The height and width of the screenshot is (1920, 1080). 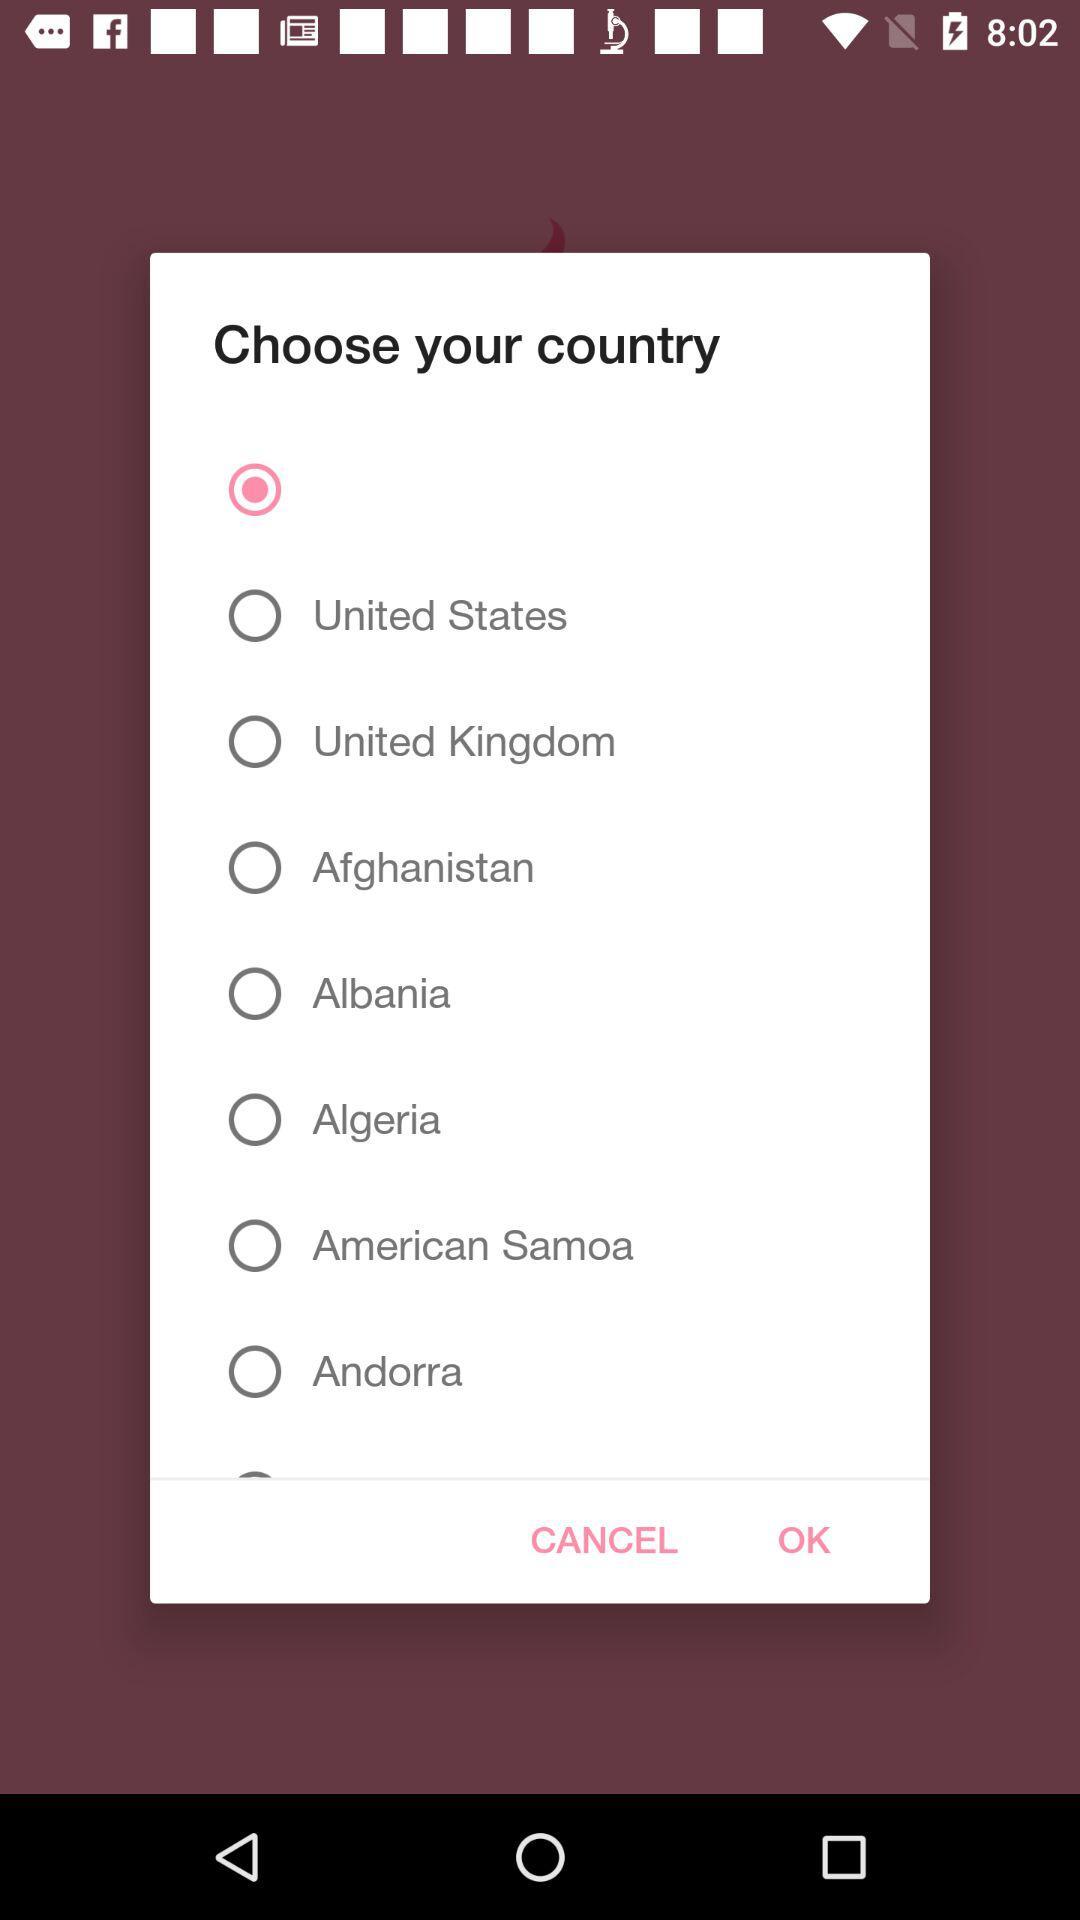 I want to click on the albania item, so click(x=373, y=993).